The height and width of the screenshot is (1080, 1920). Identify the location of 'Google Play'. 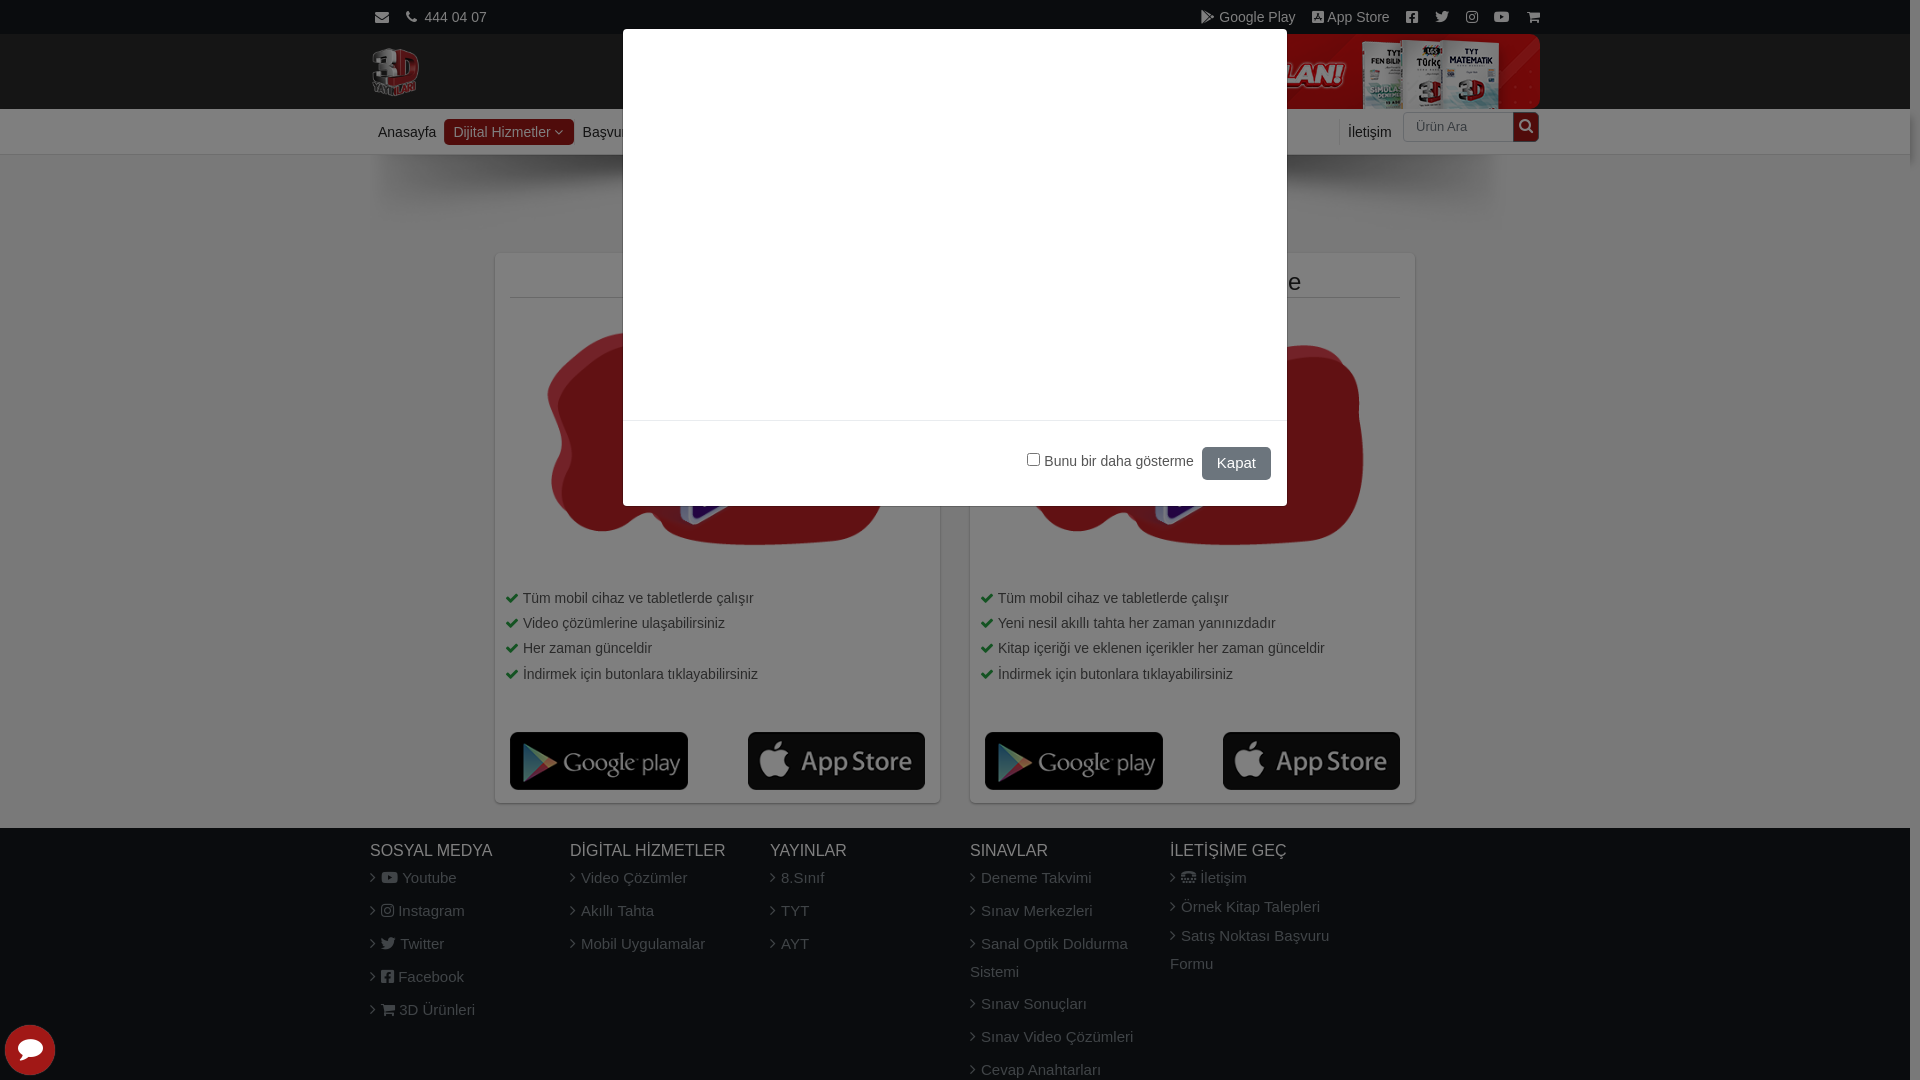
(1247, 16).